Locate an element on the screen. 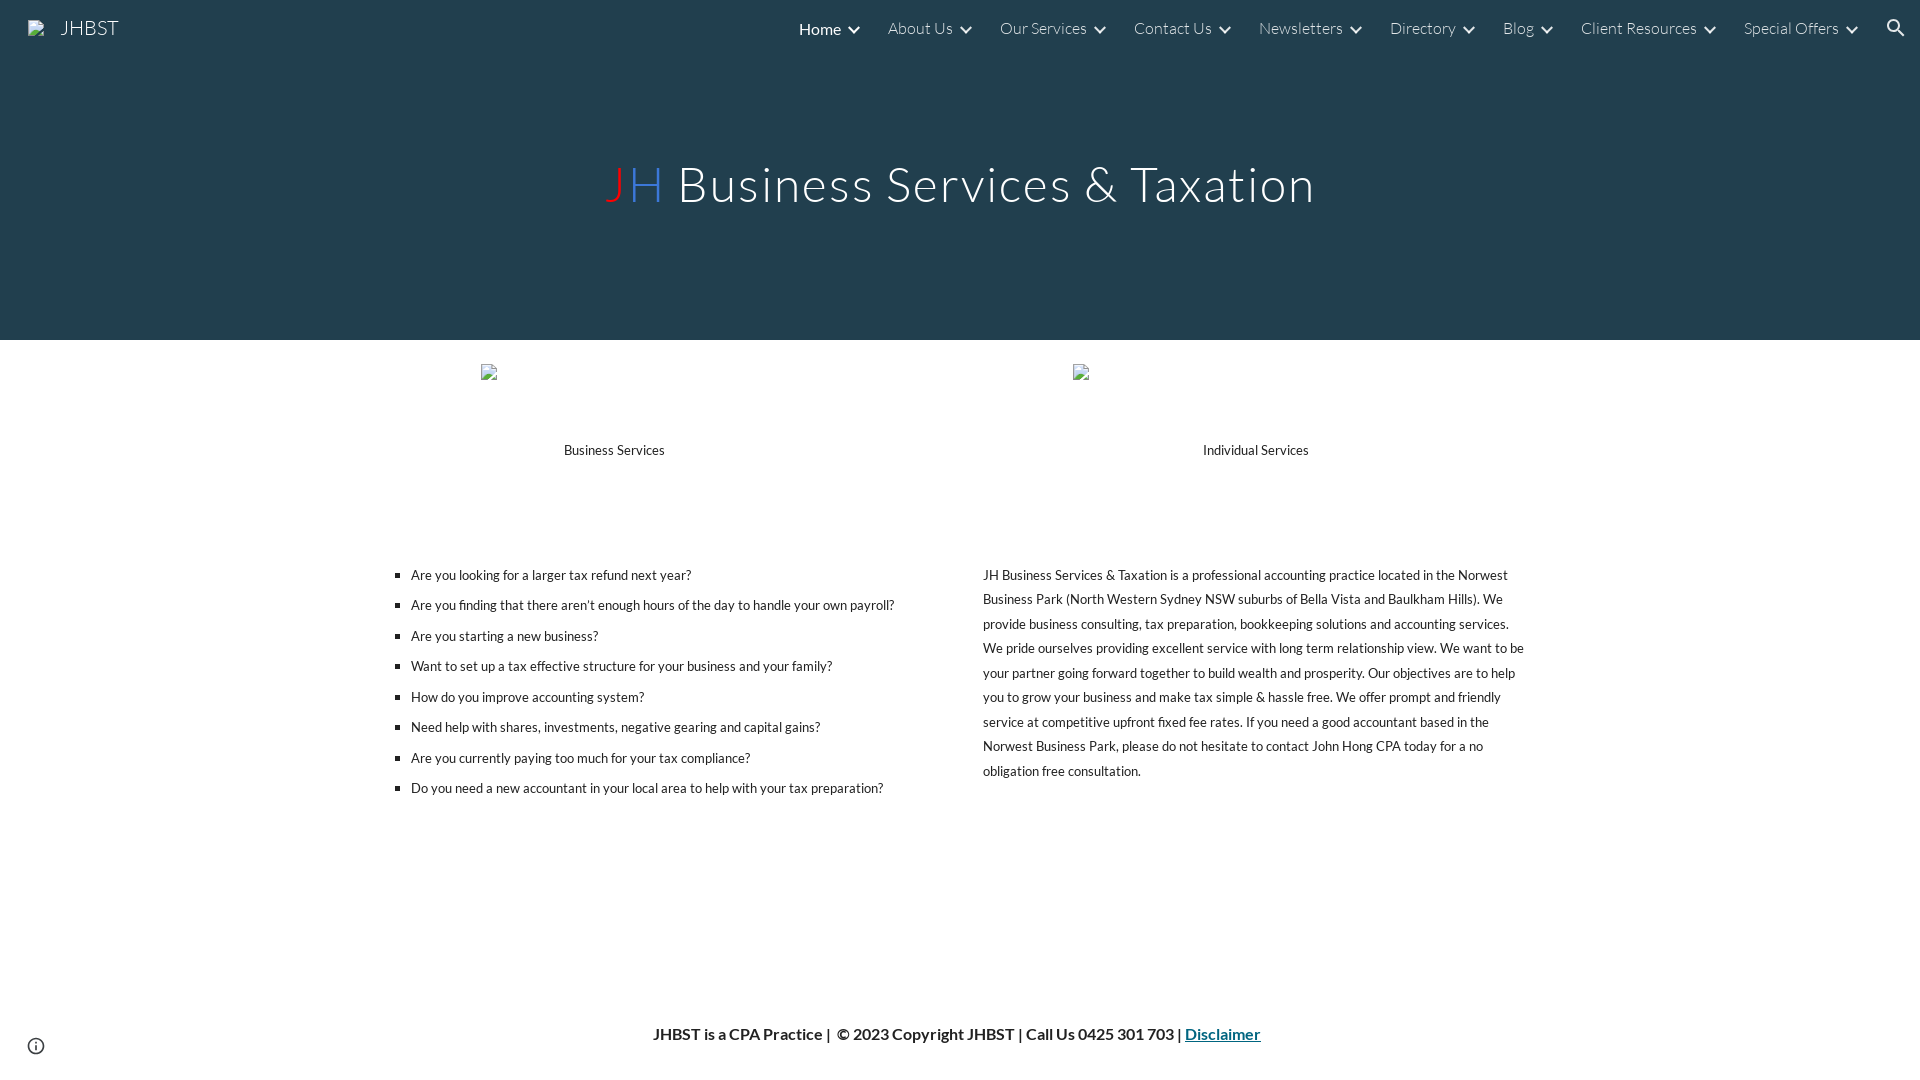  'Client Resources' is located at coordinates (1638, 27).